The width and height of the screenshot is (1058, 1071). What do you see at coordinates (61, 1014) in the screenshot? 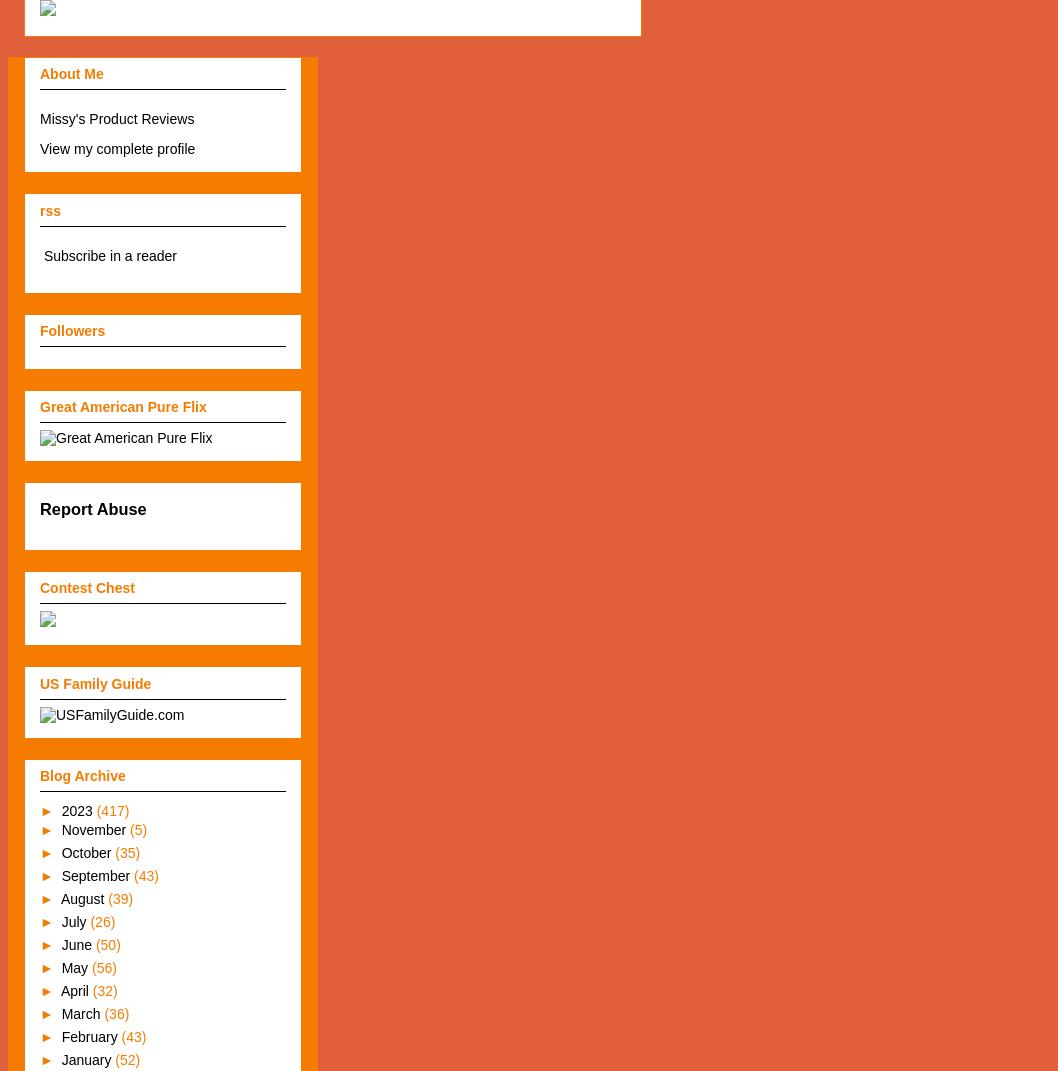
I see `'March'` at bounding box center [61, 1014].